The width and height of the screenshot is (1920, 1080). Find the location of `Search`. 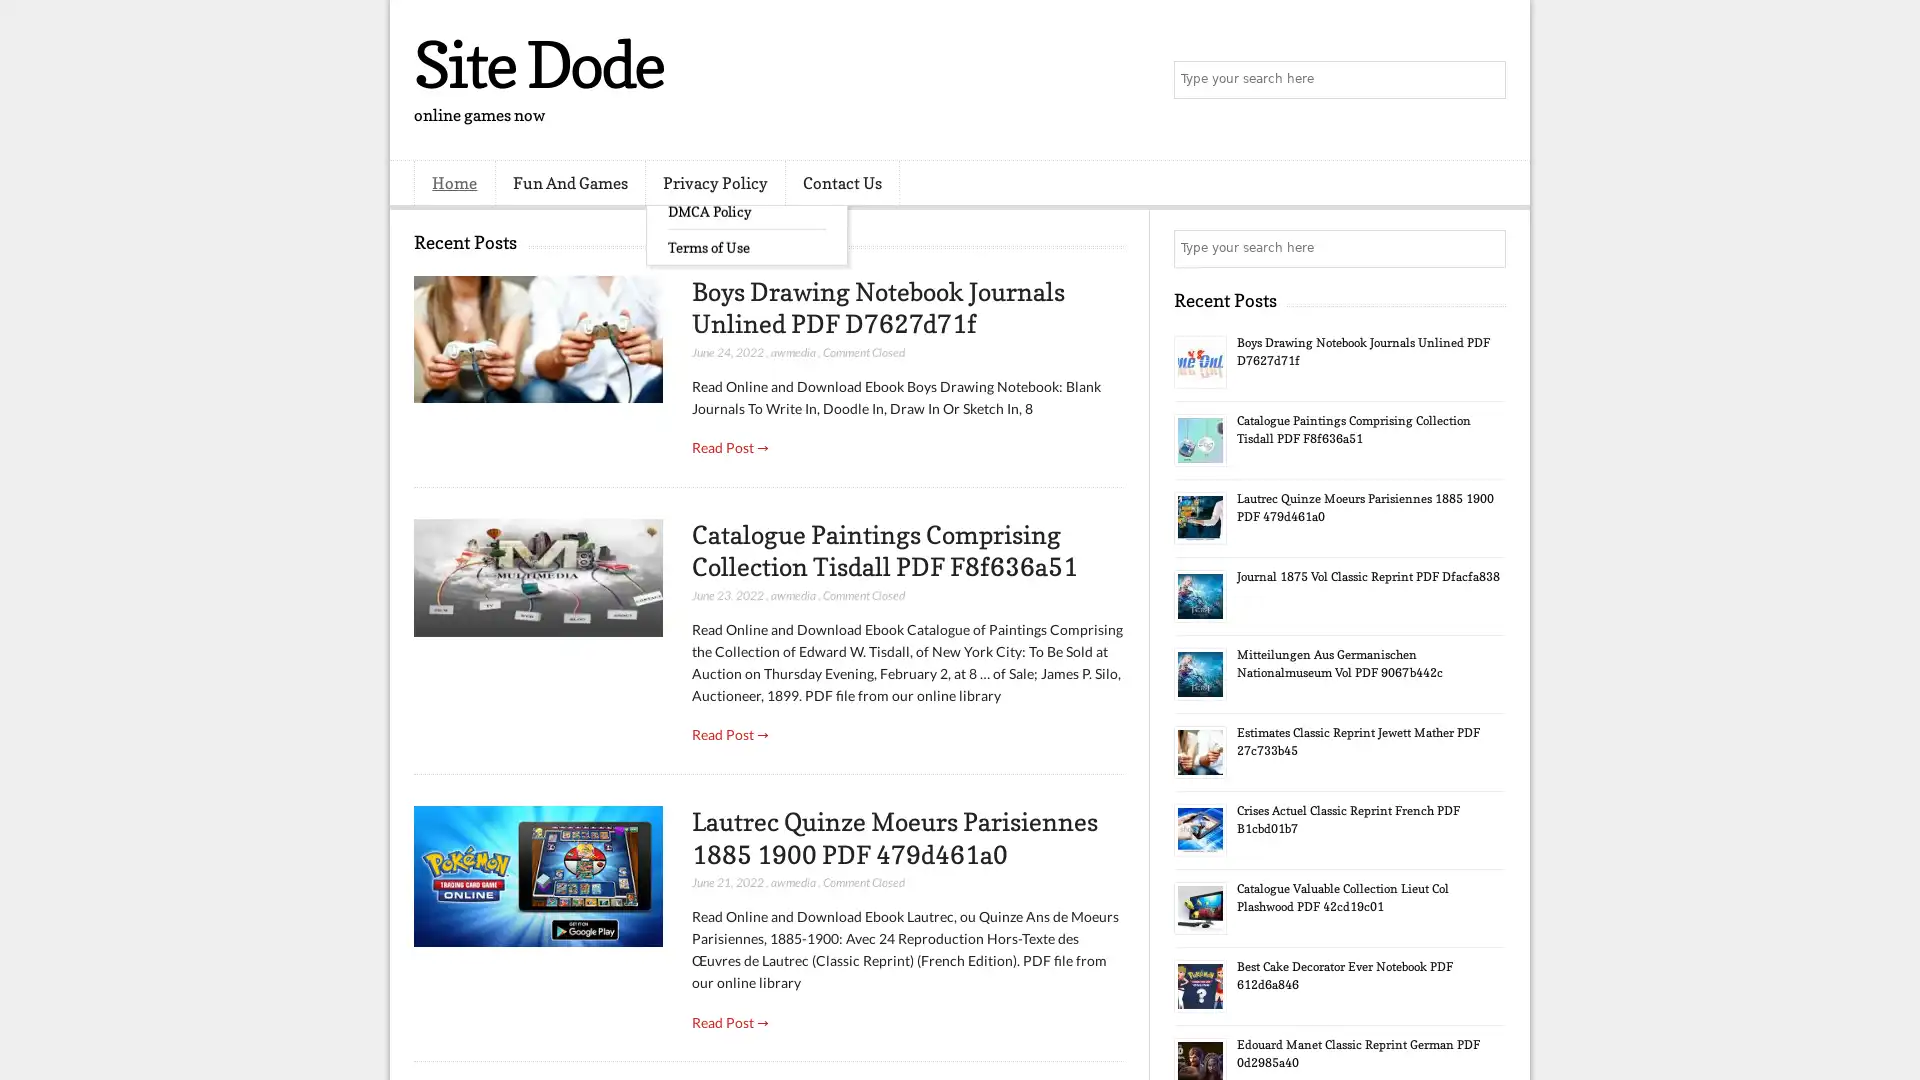

Search is located at coordinates (1485, 80).